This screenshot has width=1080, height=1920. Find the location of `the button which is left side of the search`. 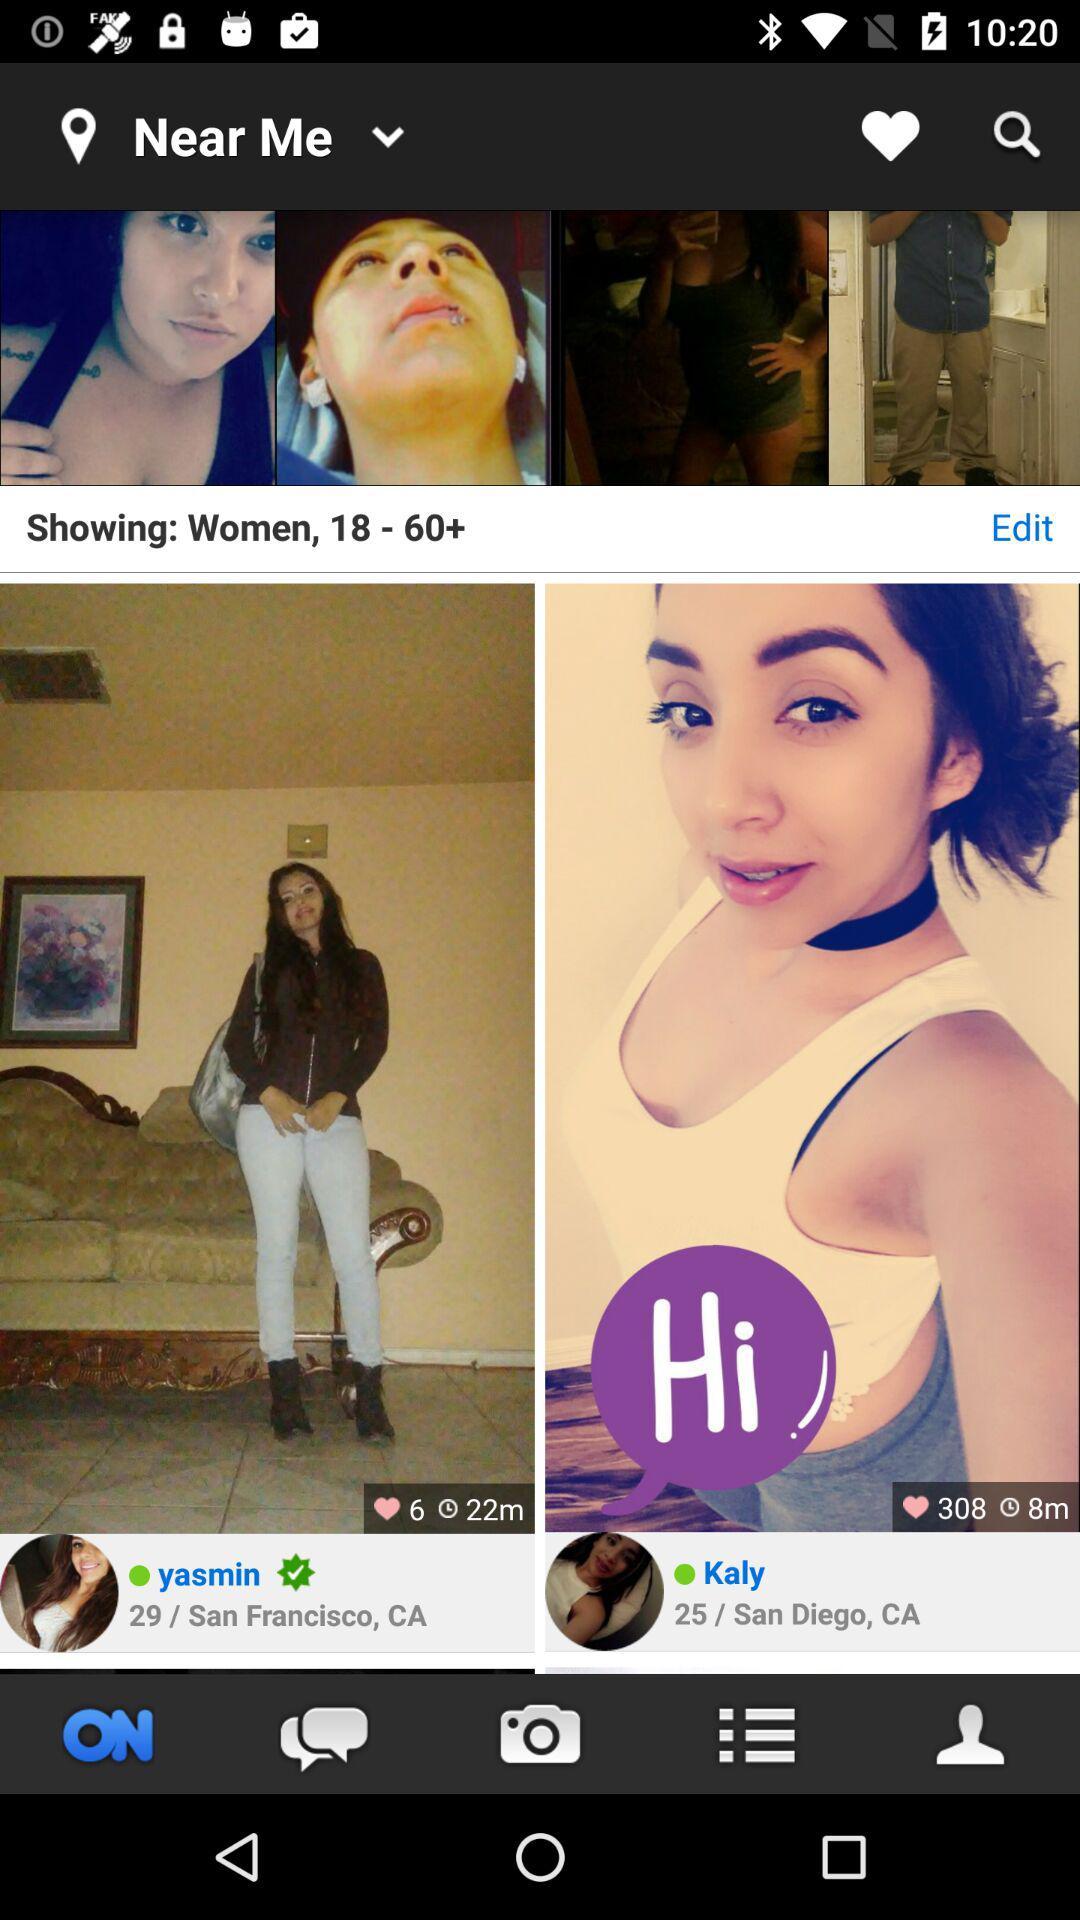

the button which is left side of the search is located at coordinates (890, 136).